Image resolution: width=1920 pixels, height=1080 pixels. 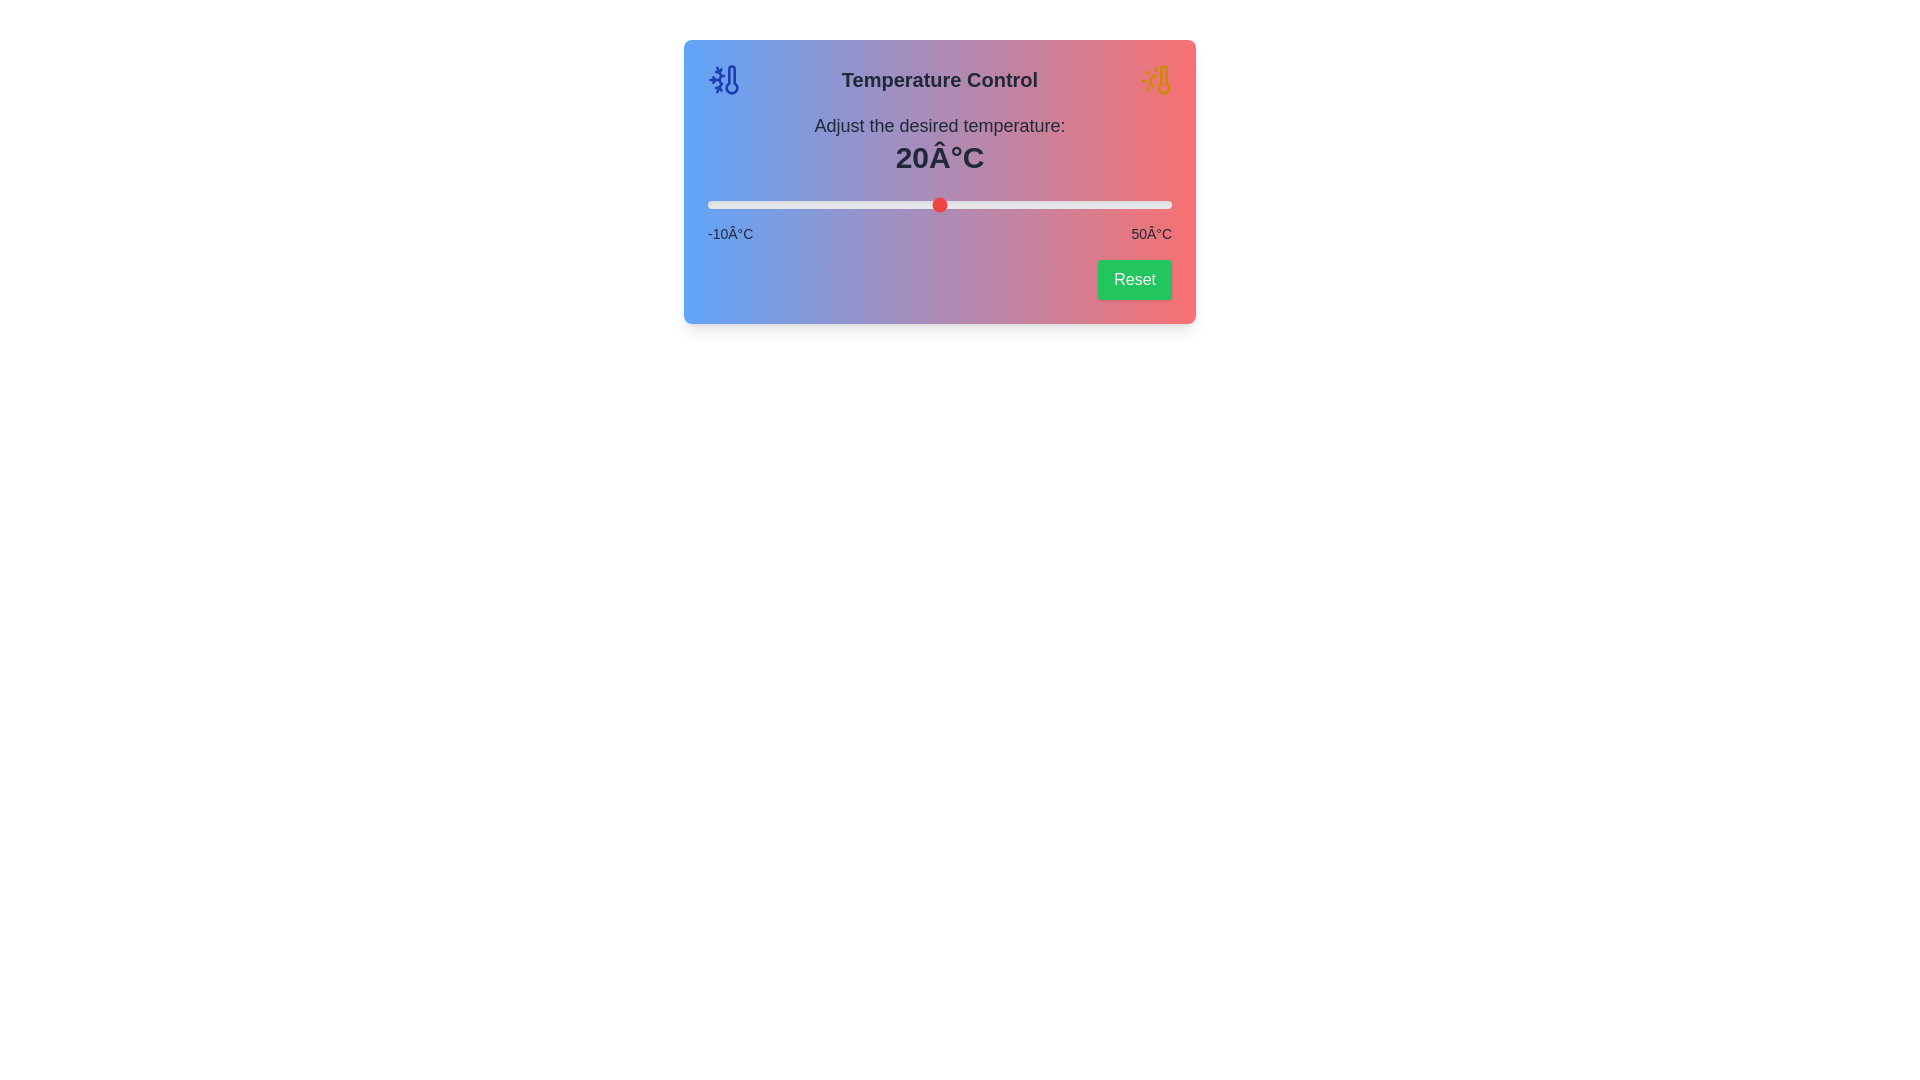 What do you see at coordinates (970, 204) in the screenshot?
I see `the slider to set the temperature to 24°C` at bounding box center [970, 204].